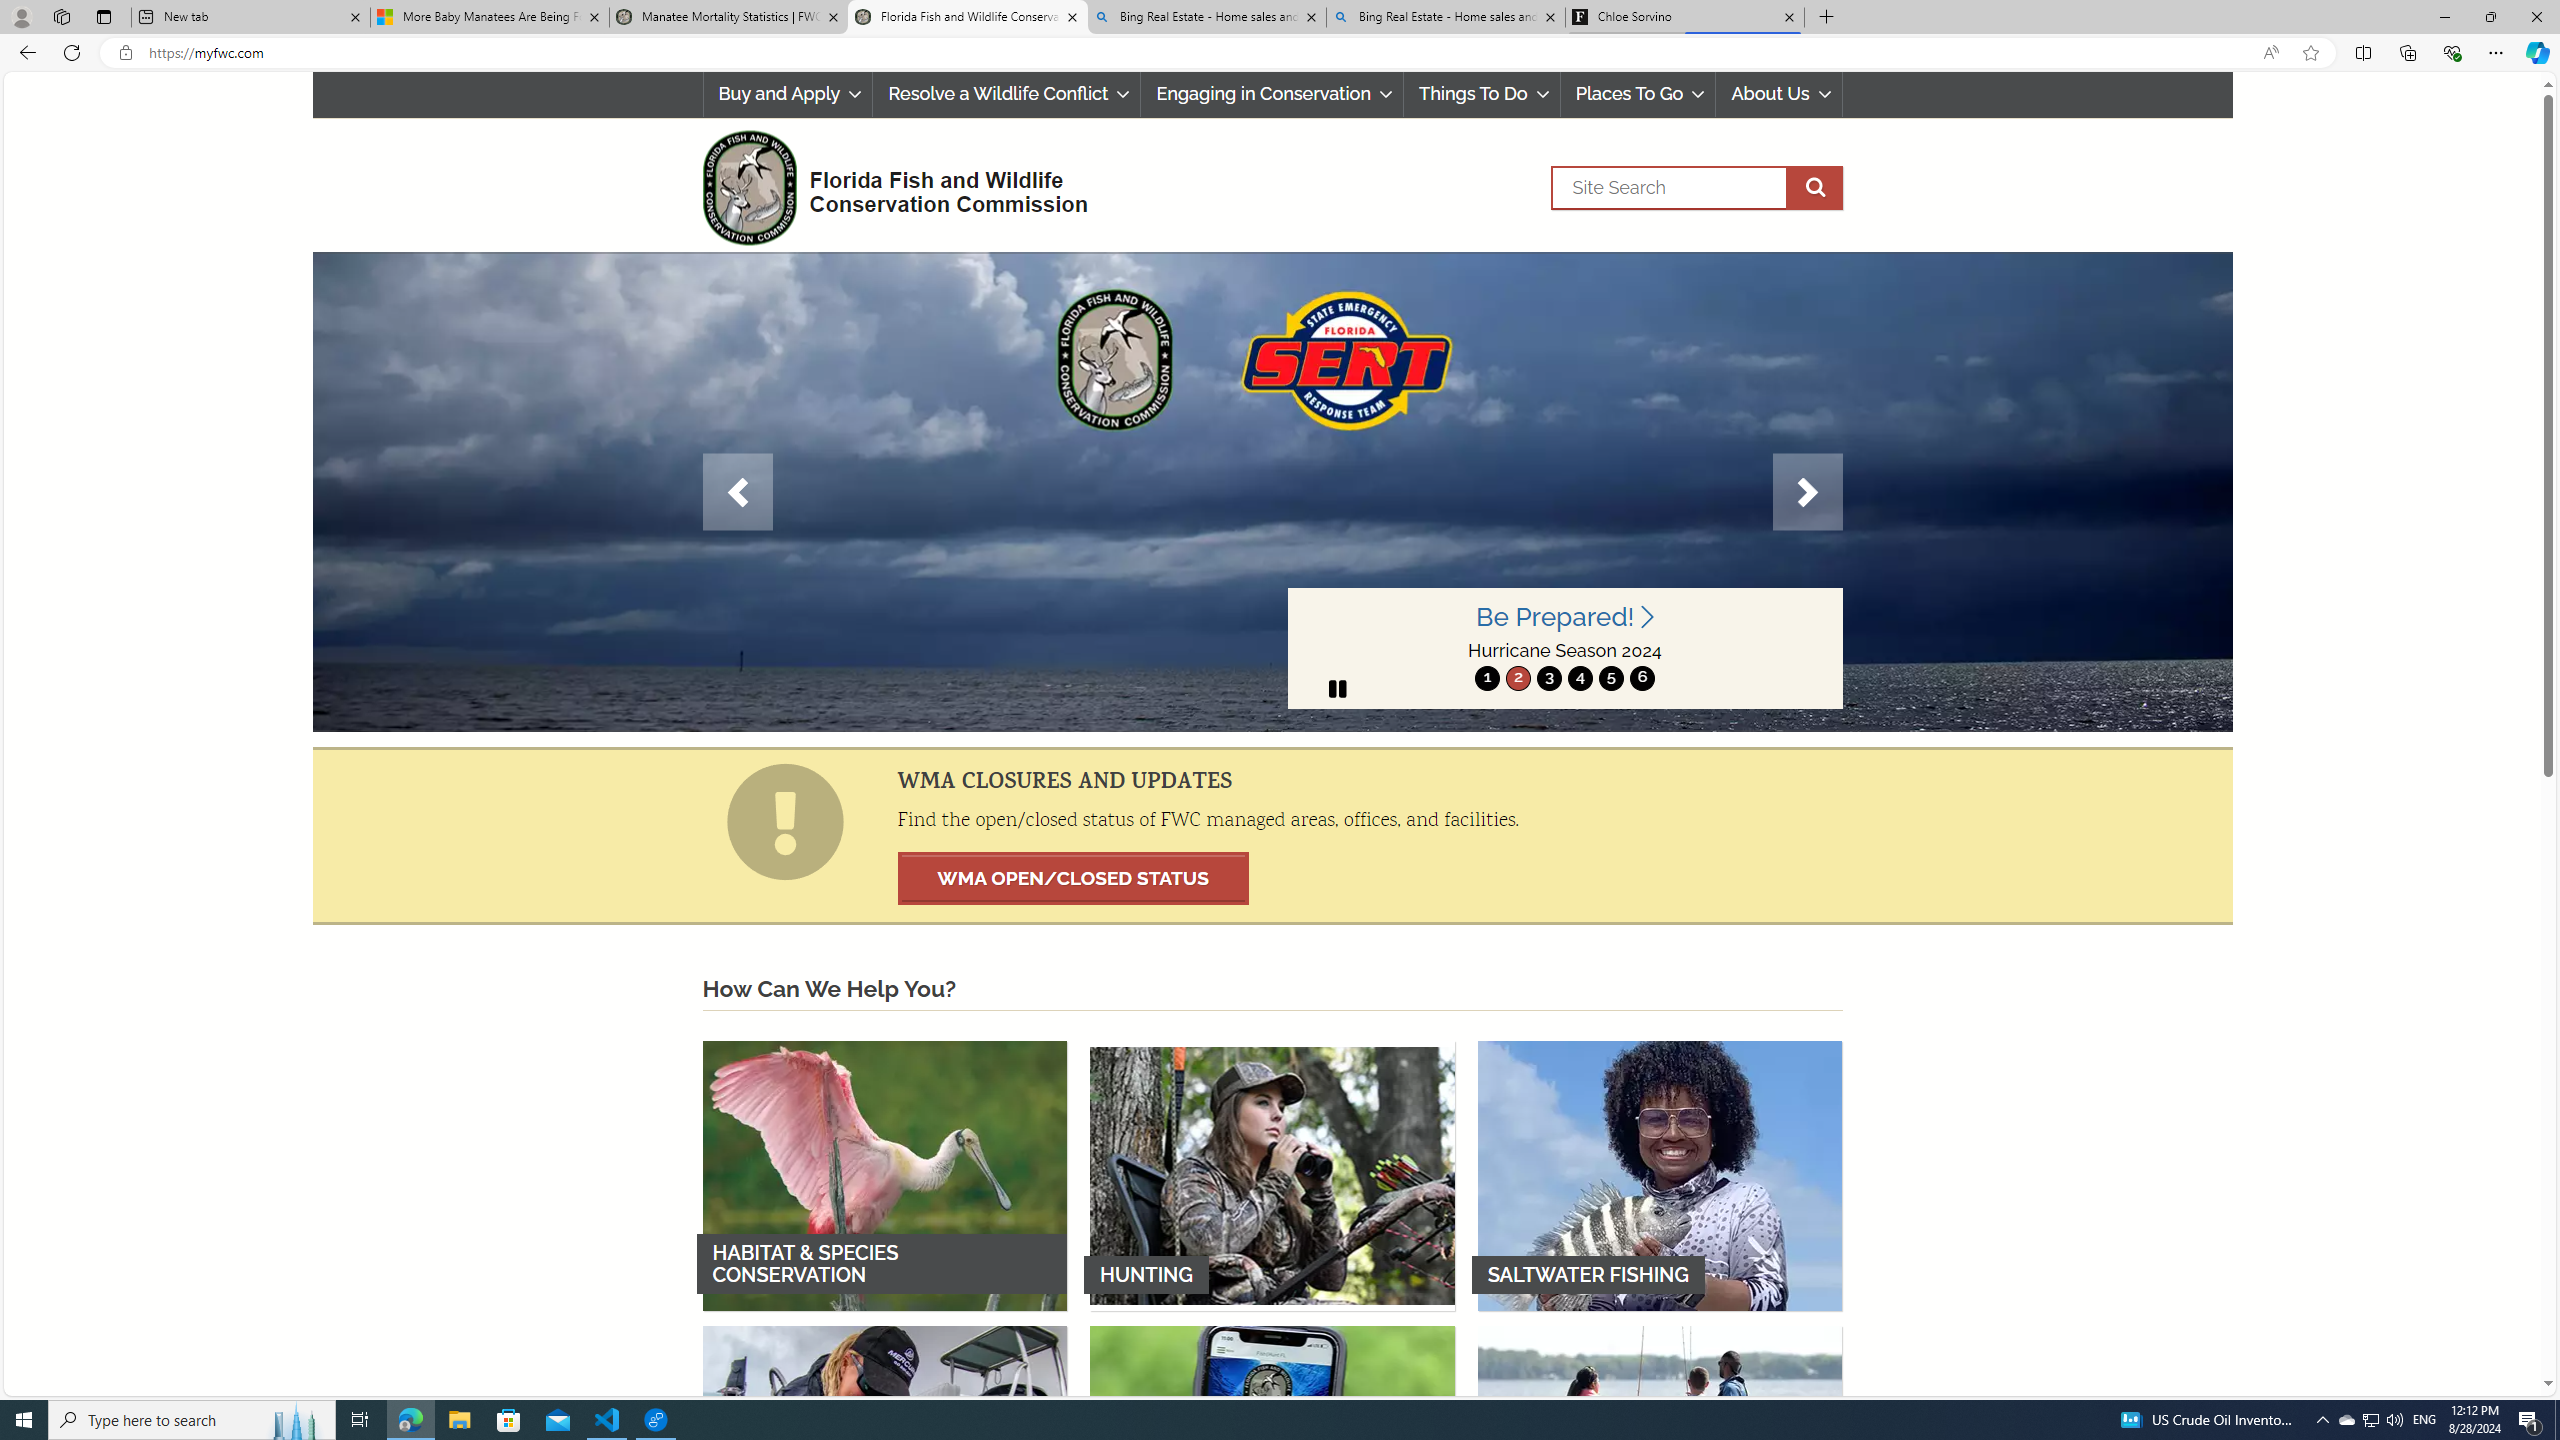 The width and height of the screenshot is (2560, 1440). I want to click on 'FWC Logo Florida Fish and Wildlife Conservation Commission', so click(886, 184).